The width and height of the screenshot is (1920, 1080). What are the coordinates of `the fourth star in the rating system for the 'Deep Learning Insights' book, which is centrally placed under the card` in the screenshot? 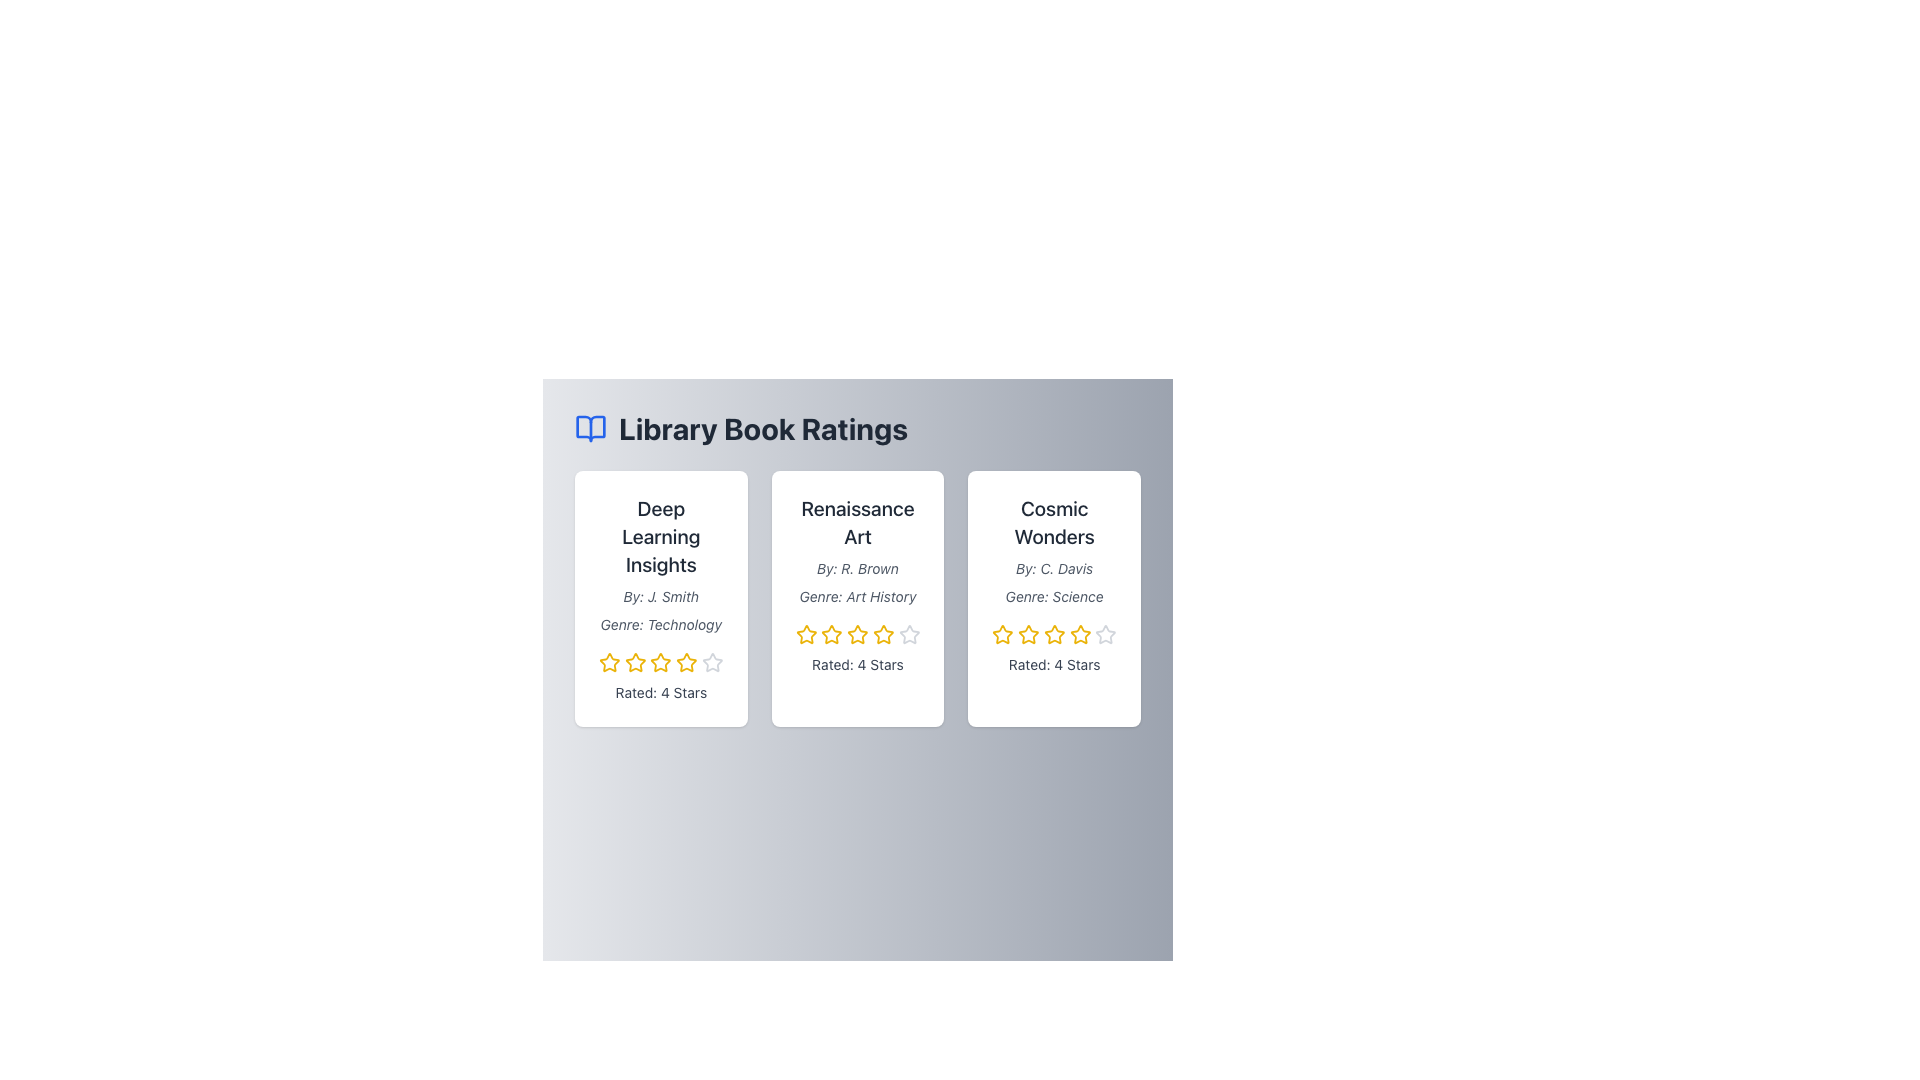 It's located at (661, 663).